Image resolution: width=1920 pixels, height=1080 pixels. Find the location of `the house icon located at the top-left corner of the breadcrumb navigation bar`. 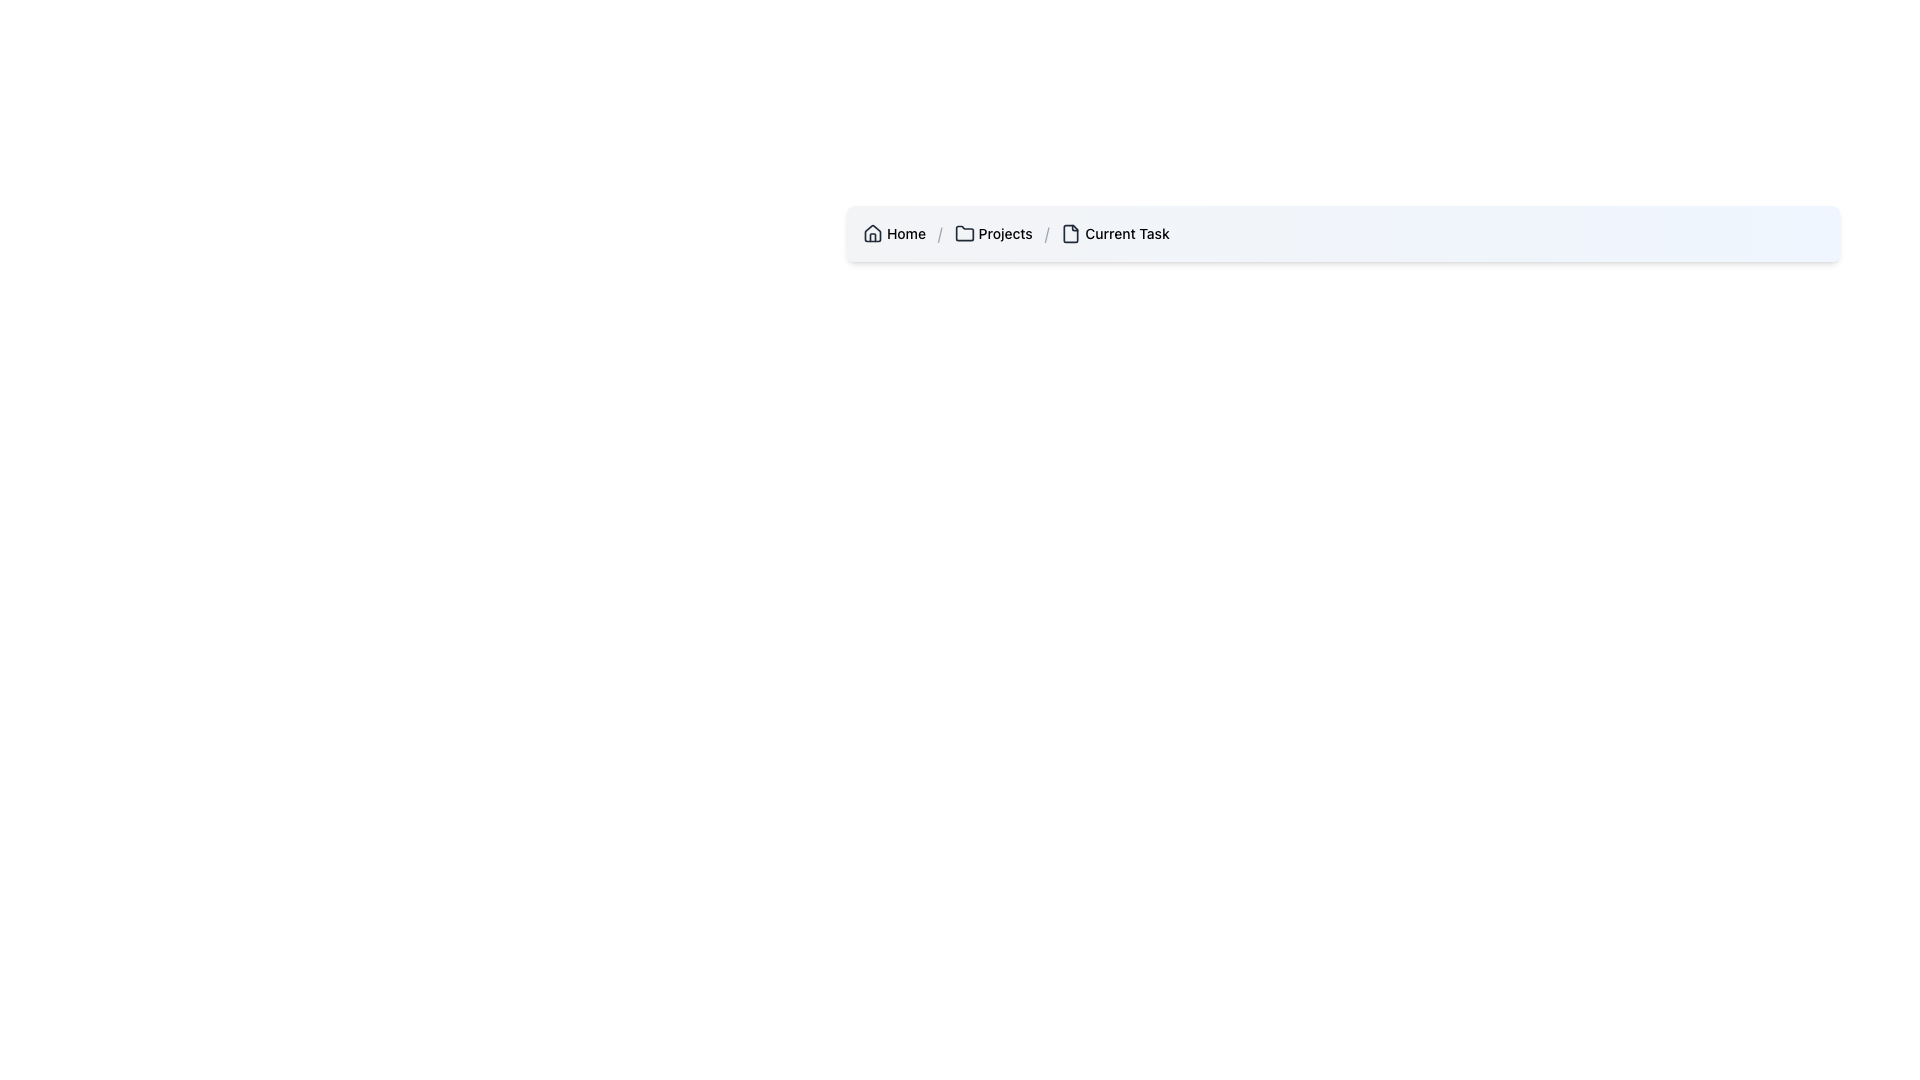

the house icon located at the top-left corner of the breadcrumb navigation bar is located at coordinates (873, 233).